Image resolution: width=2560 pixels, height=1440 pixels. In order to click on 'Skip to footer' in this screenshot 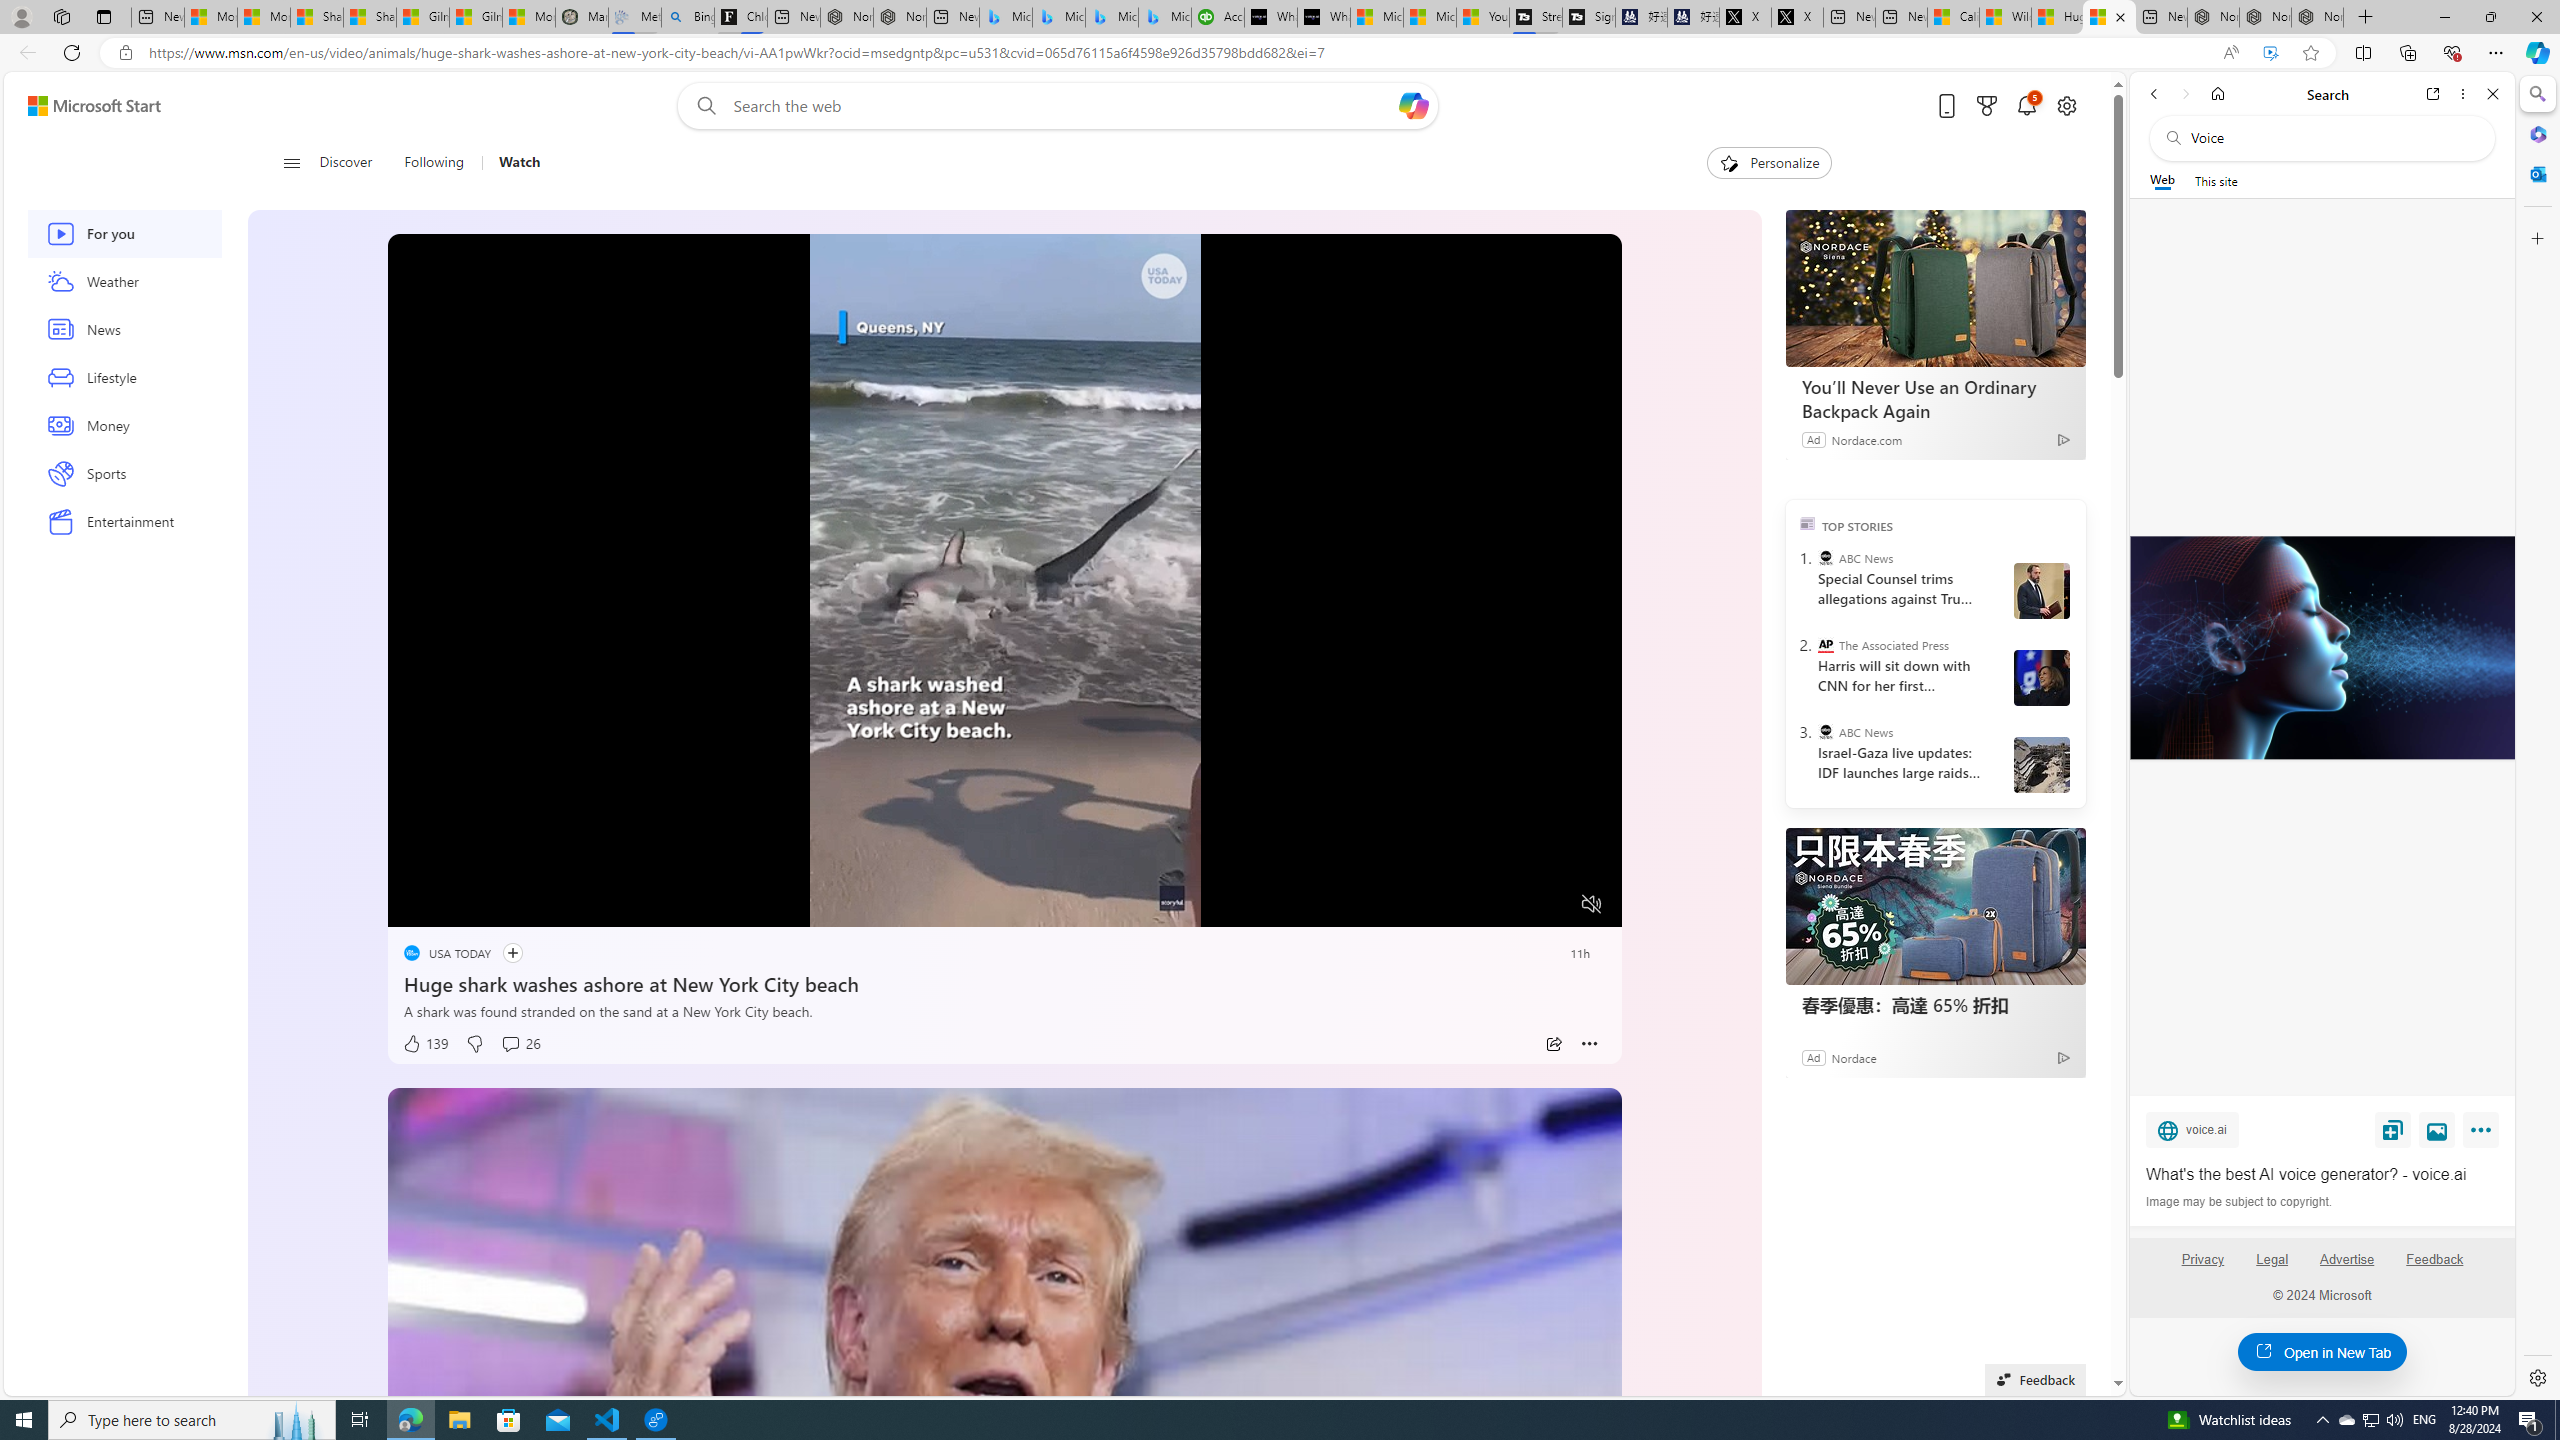, I will do `click(81, 104)`.